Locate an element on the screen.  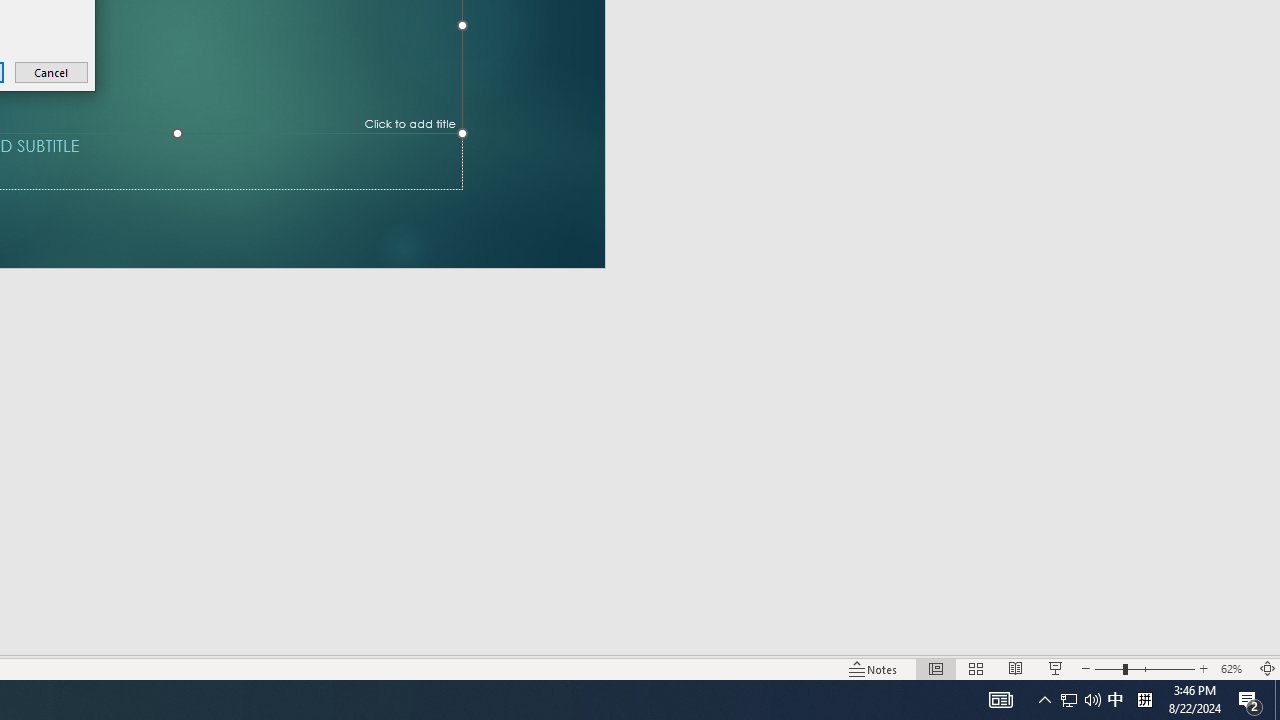
'Zoom 62%' is located at coordinates (1233, 669).